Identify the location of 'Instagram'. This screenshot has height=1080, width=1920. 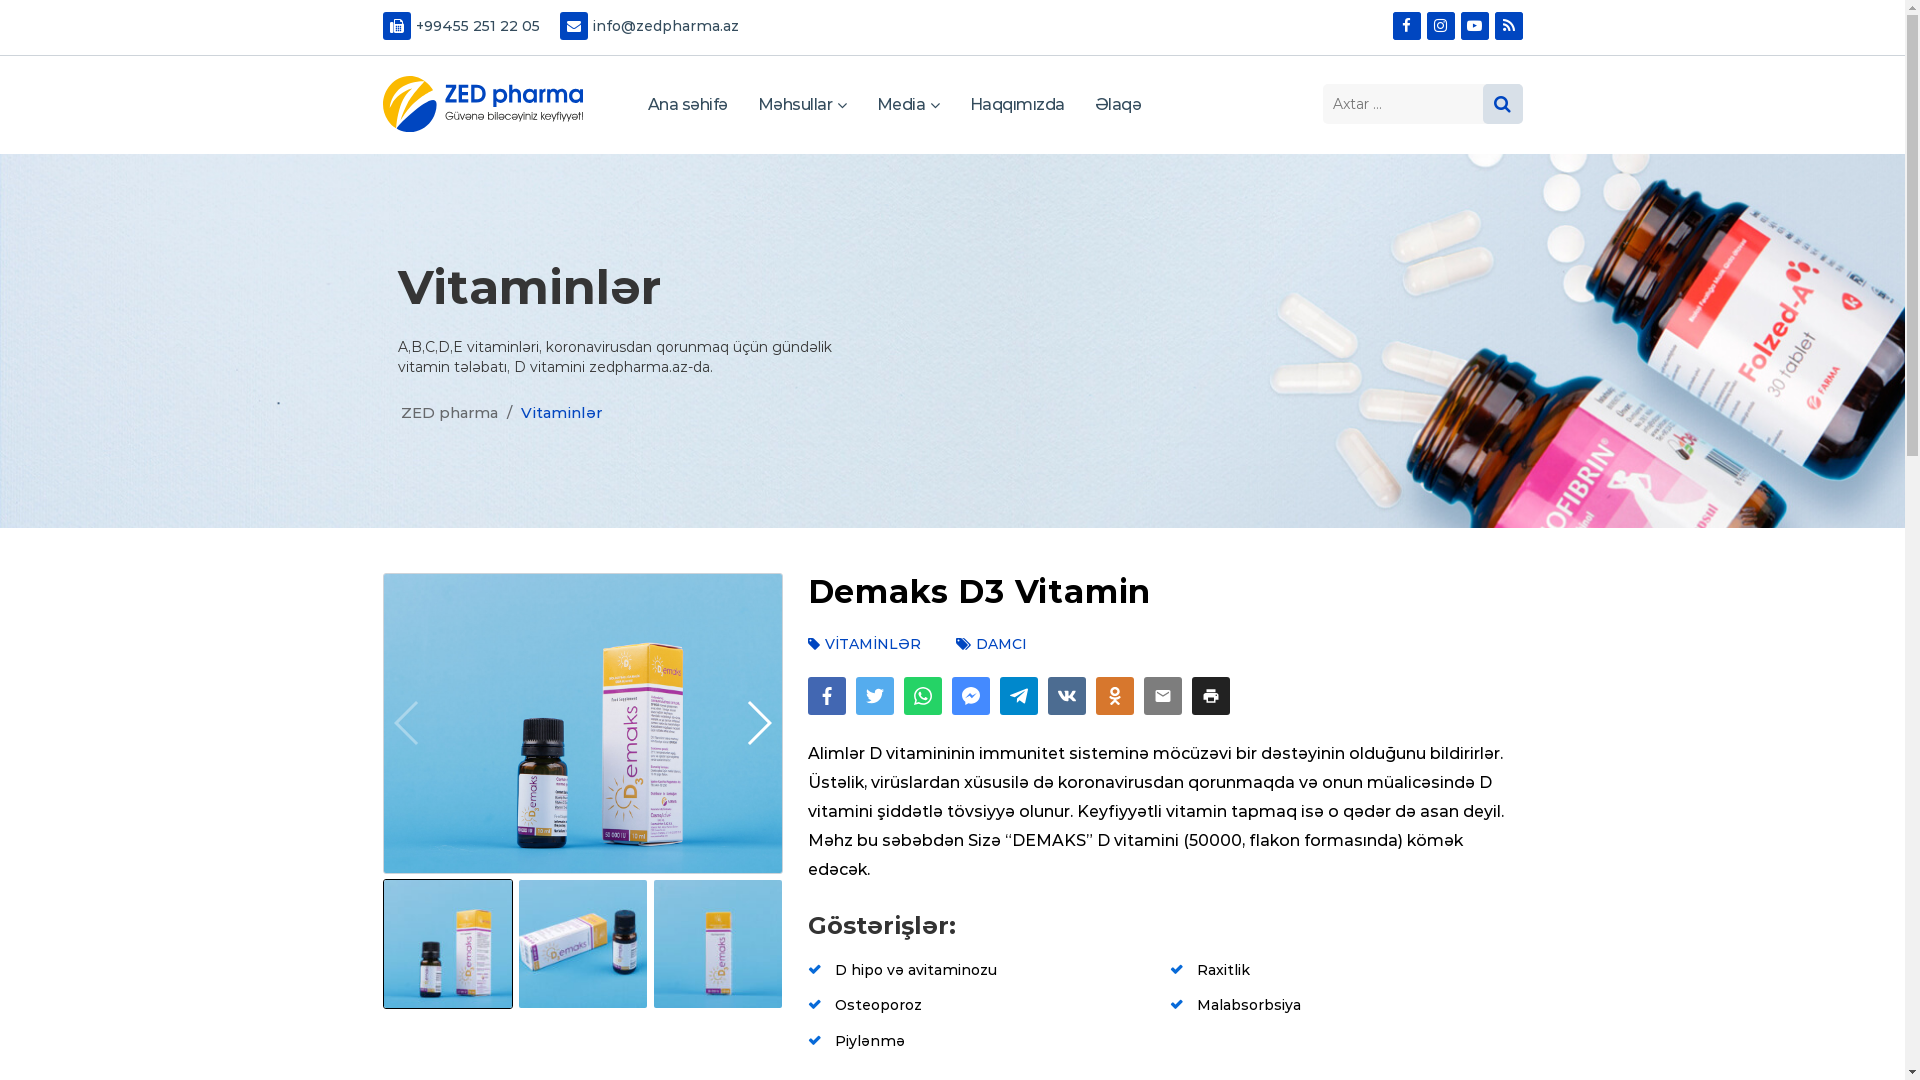
(1440, 26).